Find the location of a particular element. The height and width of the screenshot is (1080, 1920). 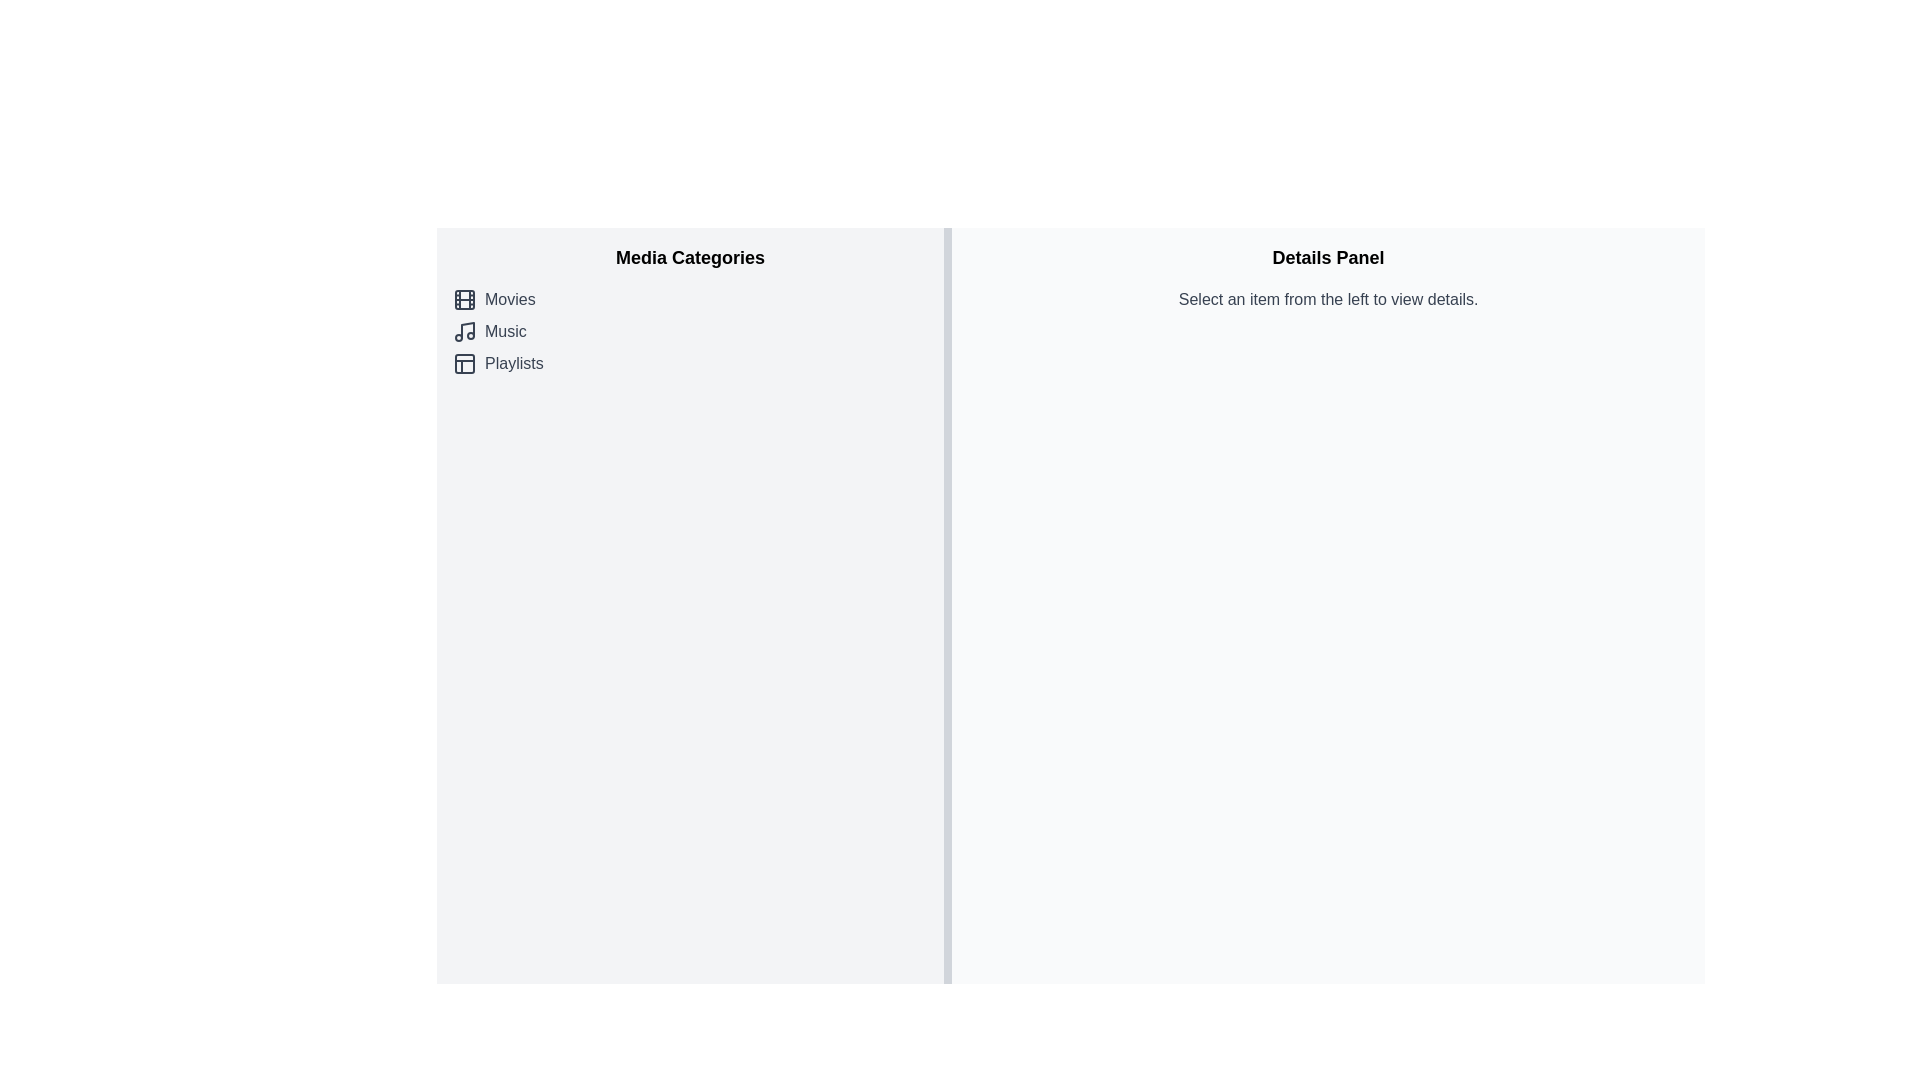

the Decorative SVG Component that represents the filmstrip within the 'Movies' icon is located at coordinates (464, 300).